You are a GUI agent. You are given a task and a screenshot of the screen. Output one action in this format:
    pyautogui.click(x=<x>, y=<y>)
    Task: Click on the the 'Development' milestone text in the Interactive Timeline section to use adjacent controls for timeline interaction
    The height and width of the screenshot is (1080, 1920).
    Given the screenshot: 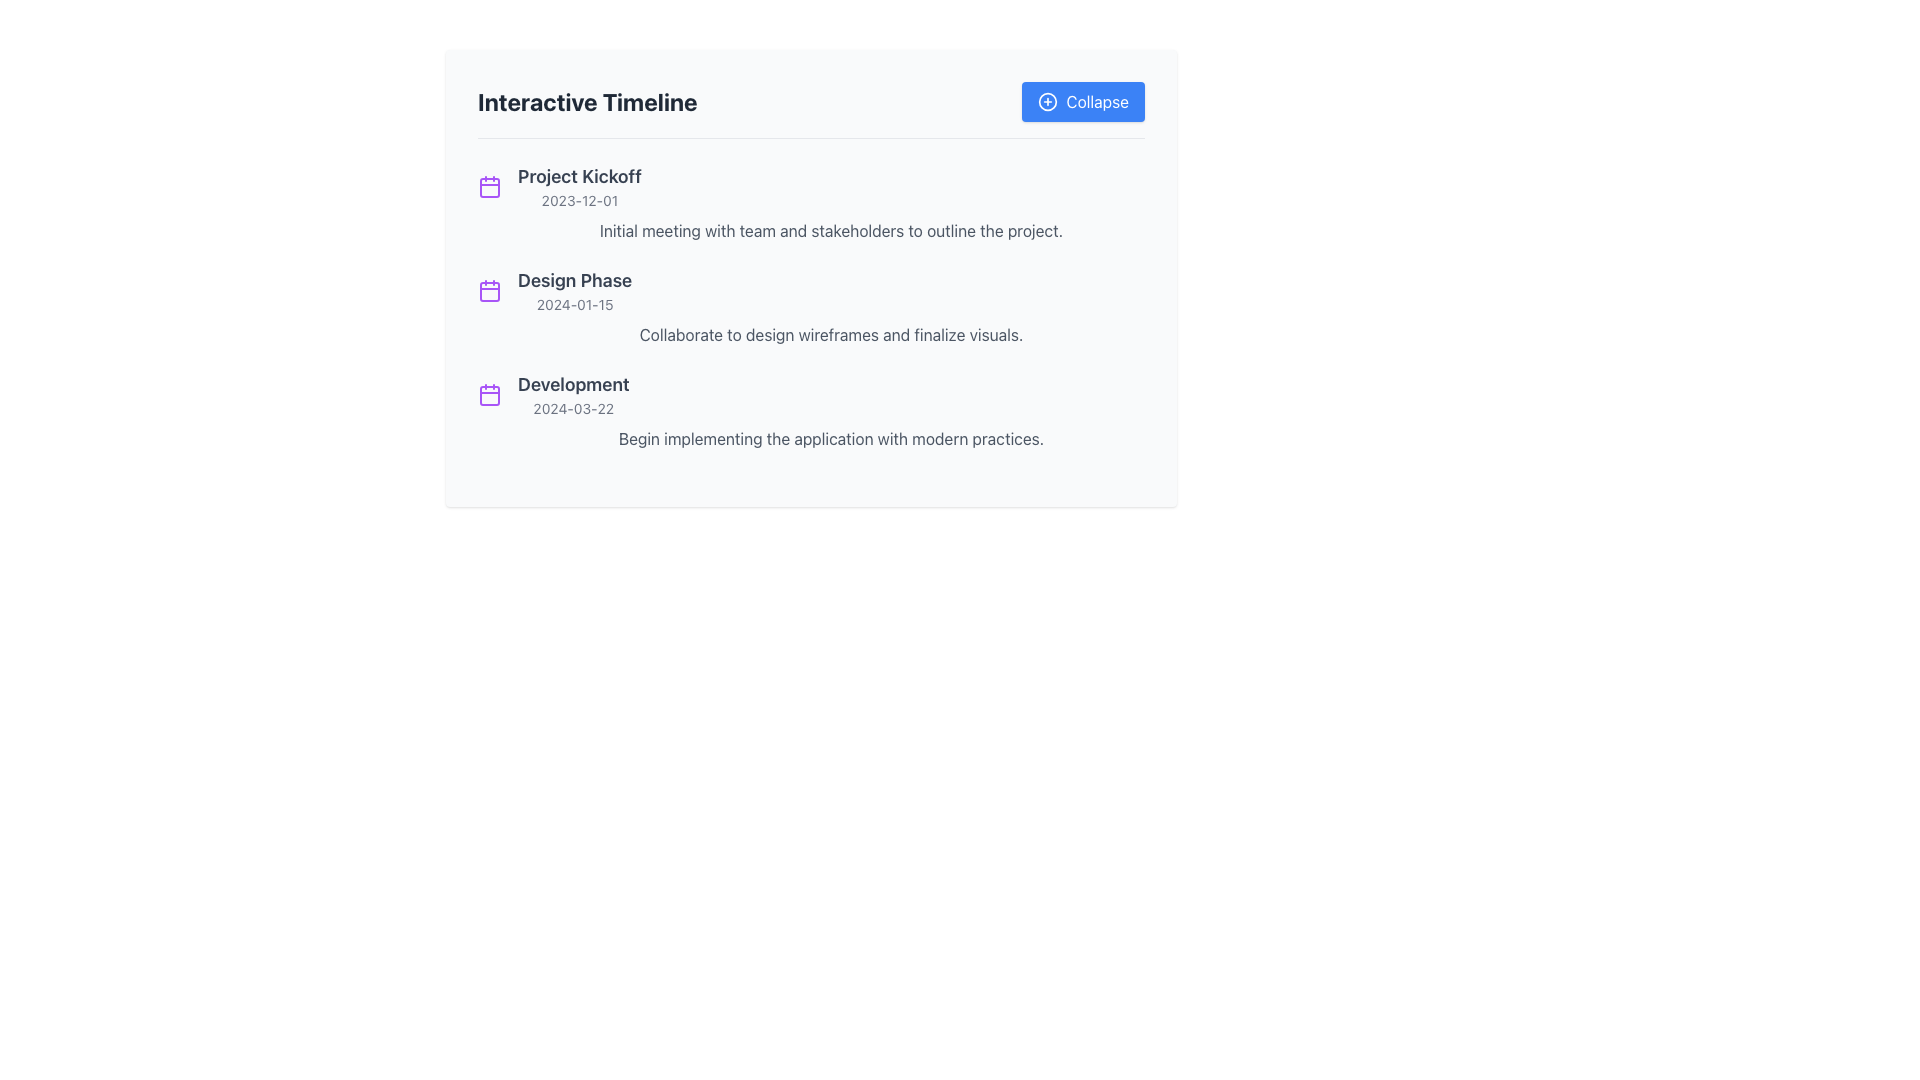 What is the action you would take?
    pyautogui.click(x=572, y=394)
    